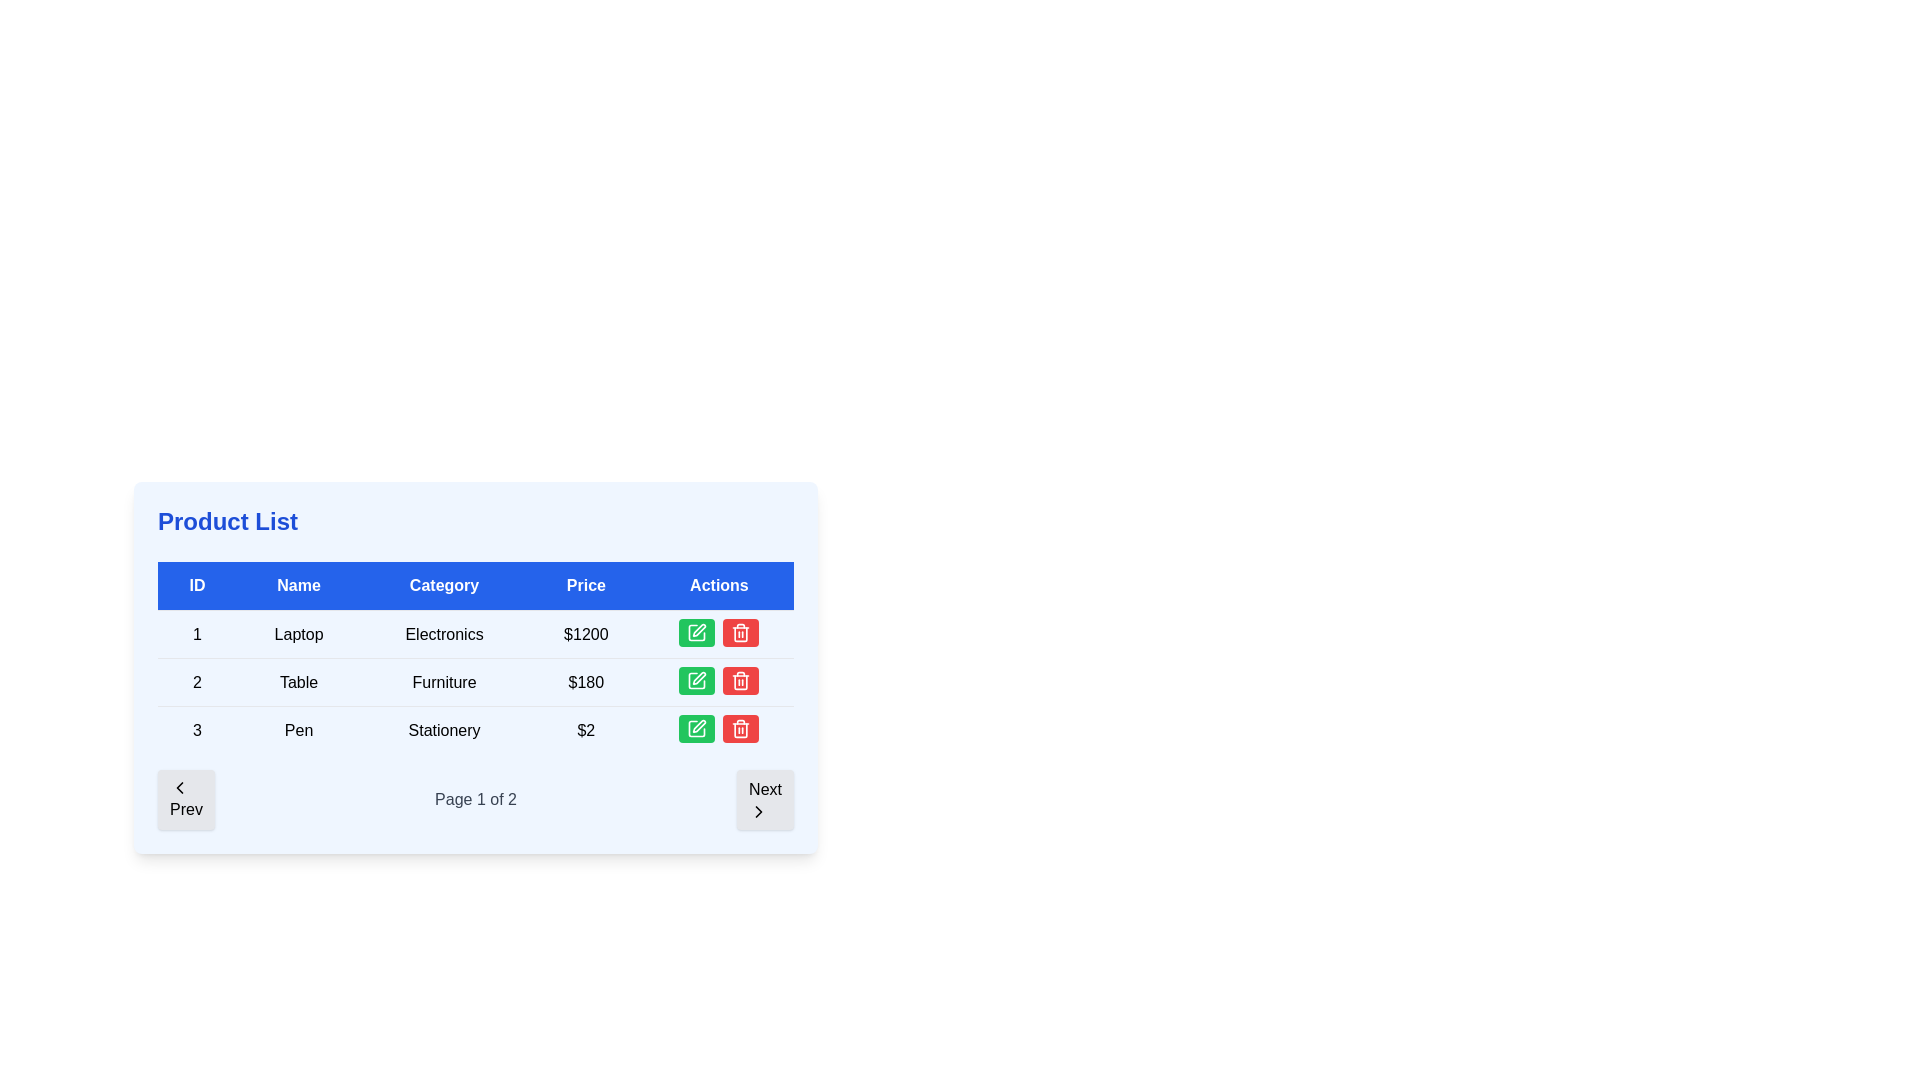  I want to click on the green icon button with a pen inside a square, located in the second row under the 'Actions' column, so click(696, 680).